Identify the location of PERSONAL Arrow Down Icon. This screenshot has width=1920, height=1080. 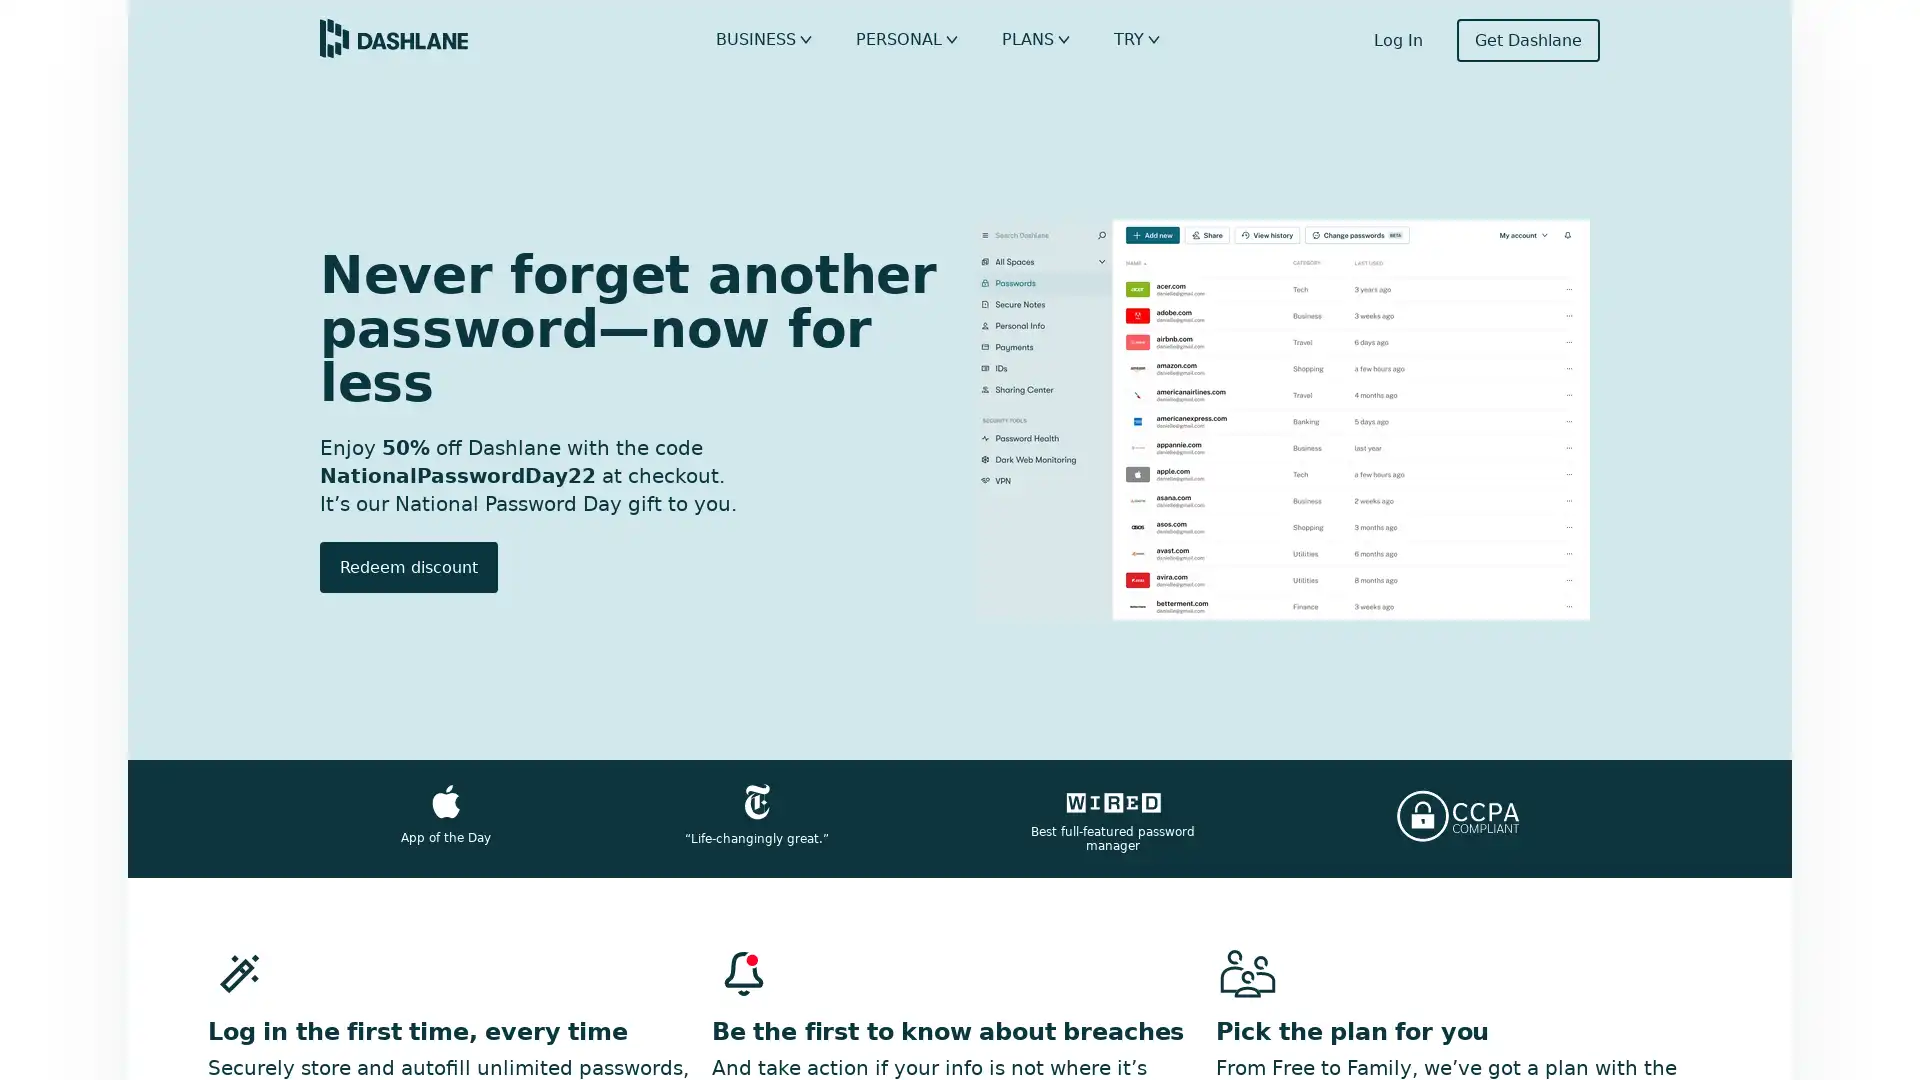
(915, 39).